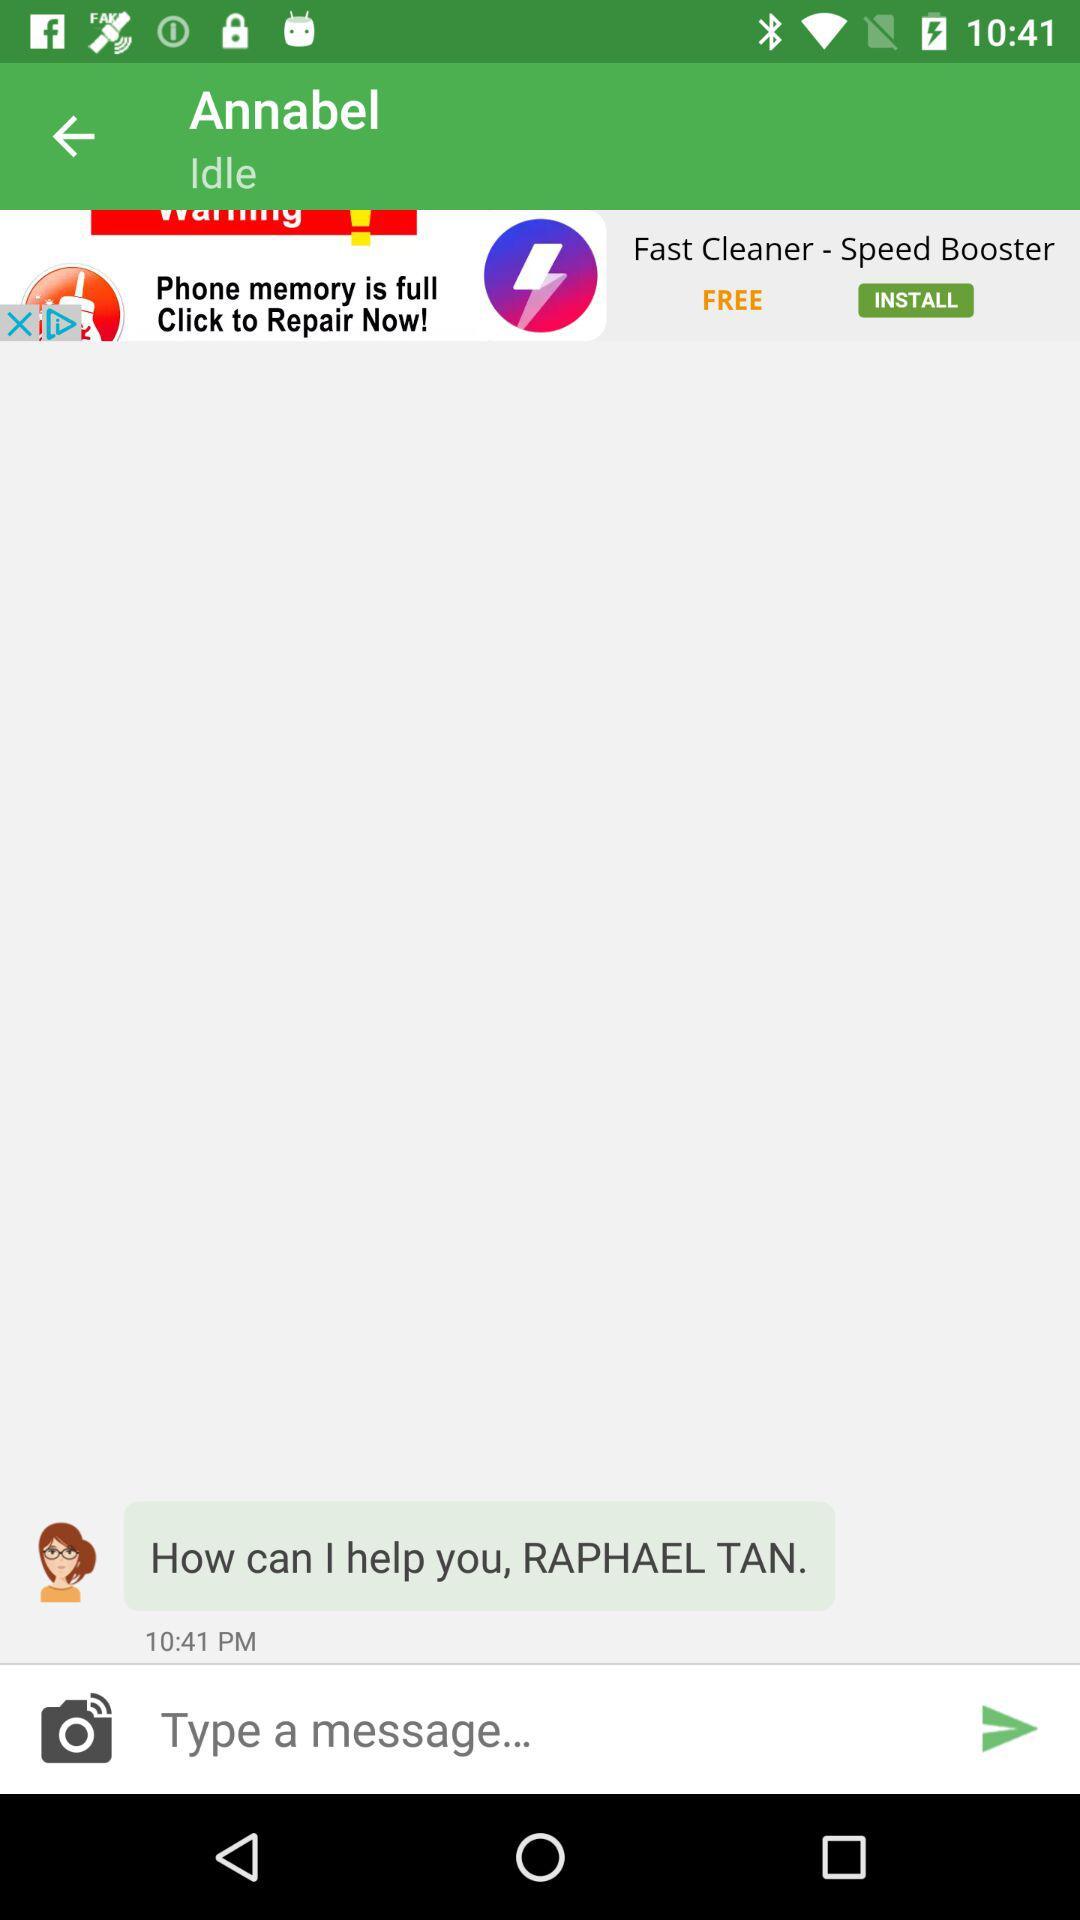 Image resolution: width=1080 pixels, height=1920 pixels. Describe the element at coordinates (540, 274) in the screenshot. I see `the add link` at that location.